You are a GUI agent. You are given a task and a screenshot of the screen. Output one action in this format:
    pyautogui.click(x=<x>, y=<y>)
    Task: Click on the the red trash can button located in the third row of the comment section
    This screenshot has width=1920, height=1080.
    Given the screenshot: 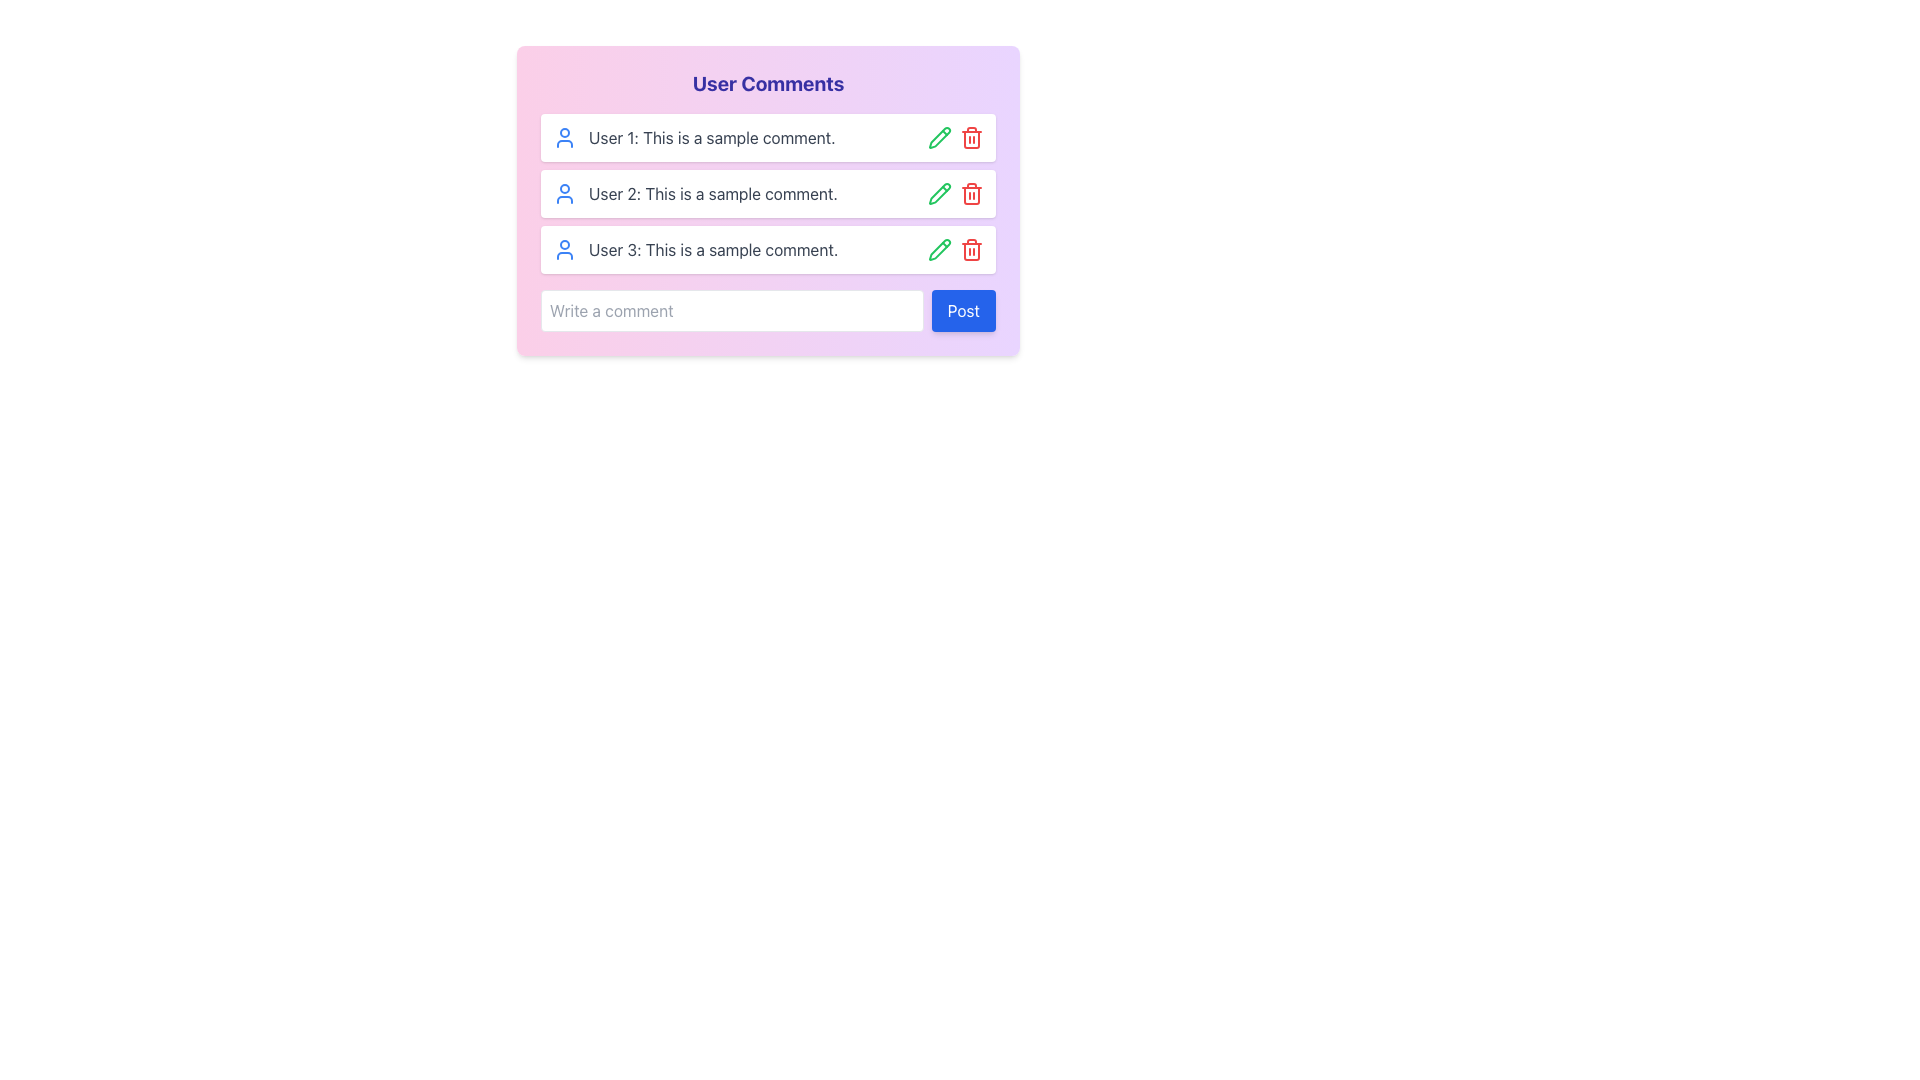 What is the action you would take?
    pyautogui.click(x=971, y=249)
    